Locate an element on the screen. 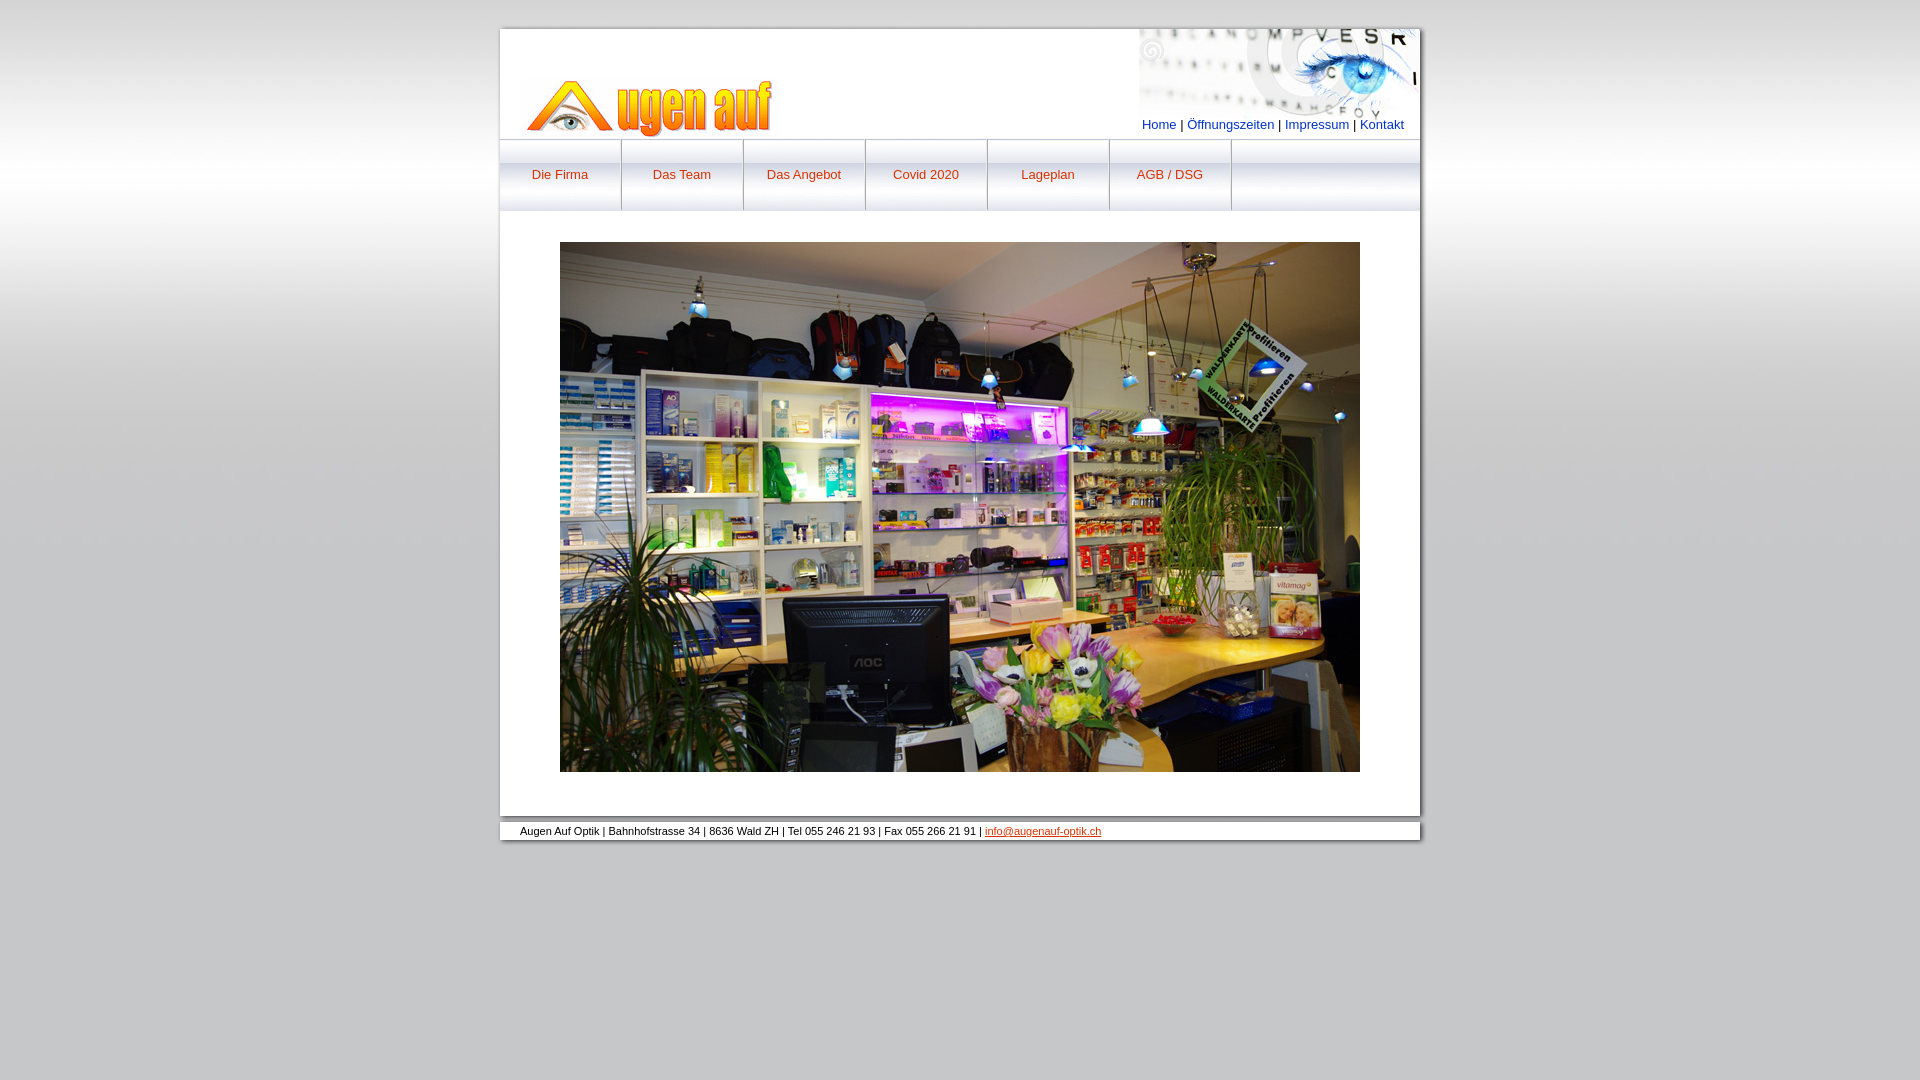 This screenshot has height=1080, width=1920. 'Home' is located at coordinates (1159, 124).